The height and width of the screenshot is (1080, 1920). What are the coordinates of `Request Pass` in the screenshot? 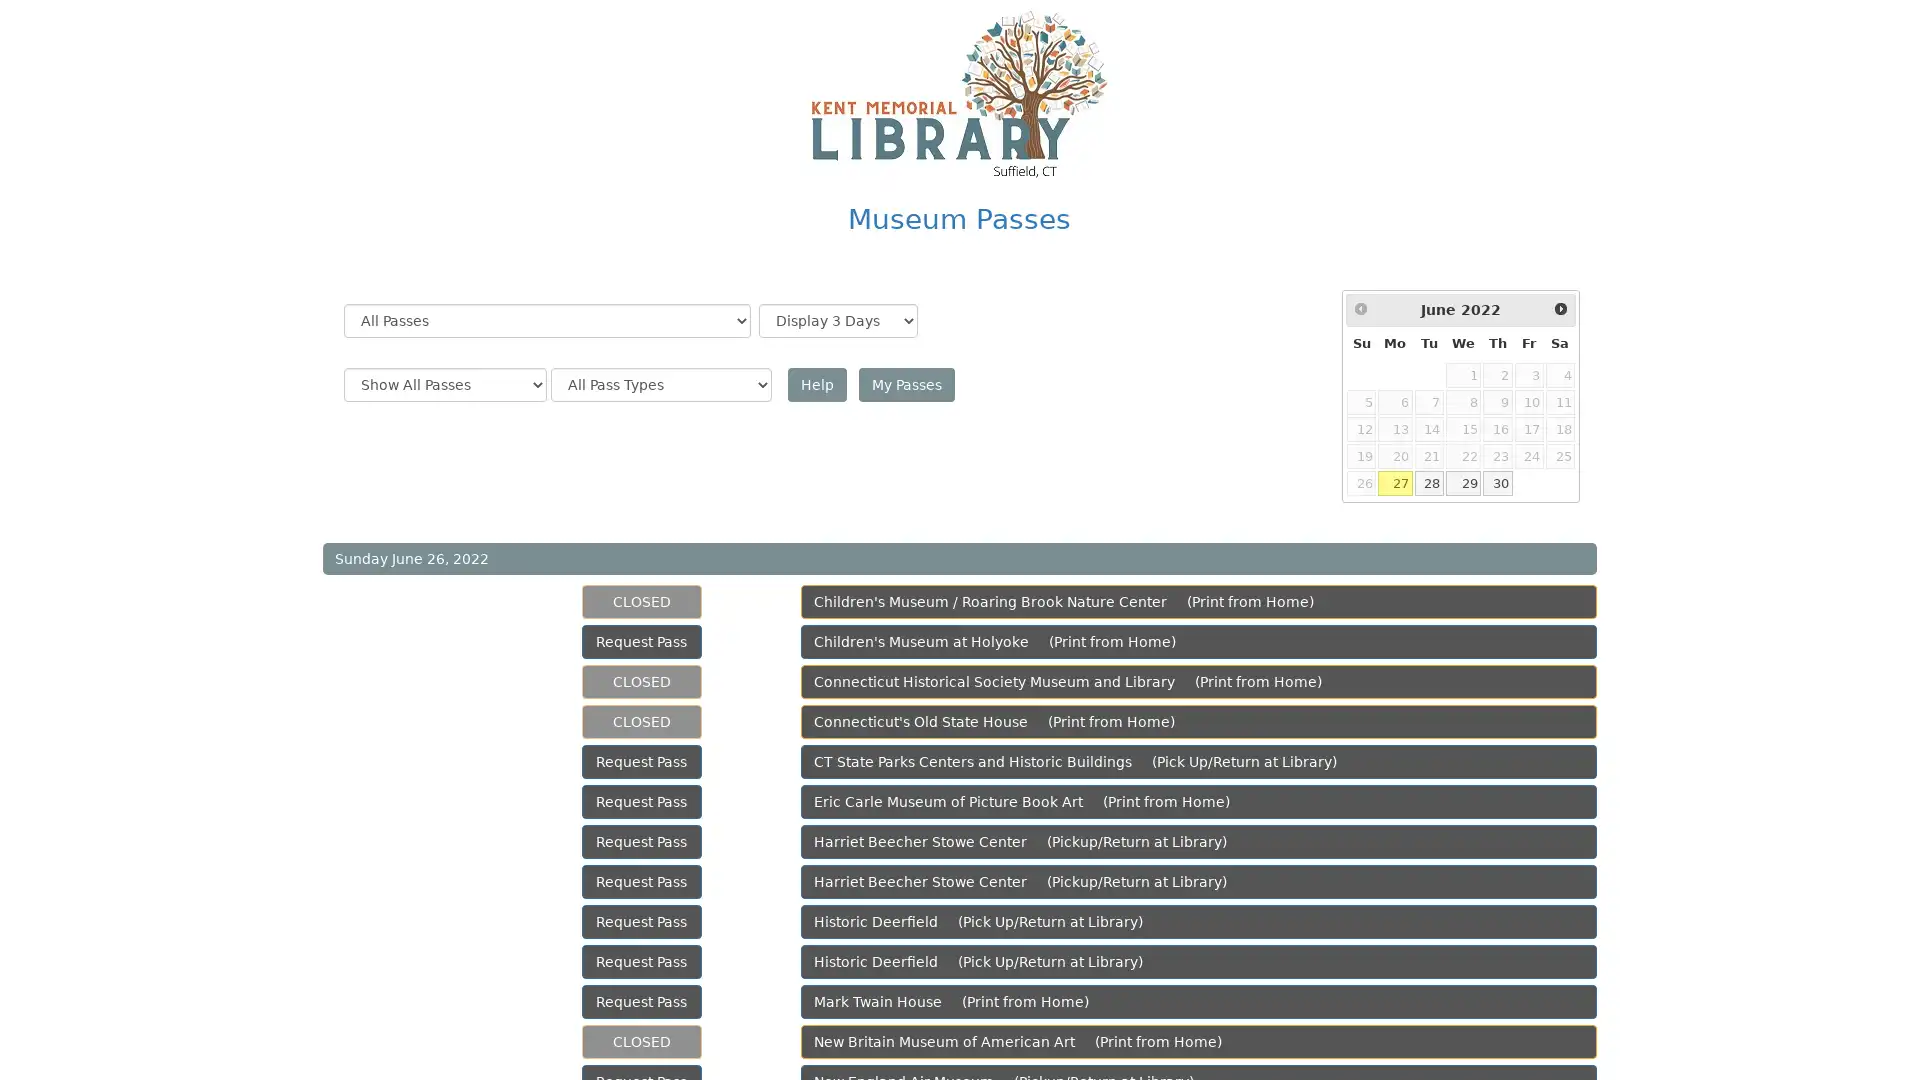 It's located at (641, 1002).